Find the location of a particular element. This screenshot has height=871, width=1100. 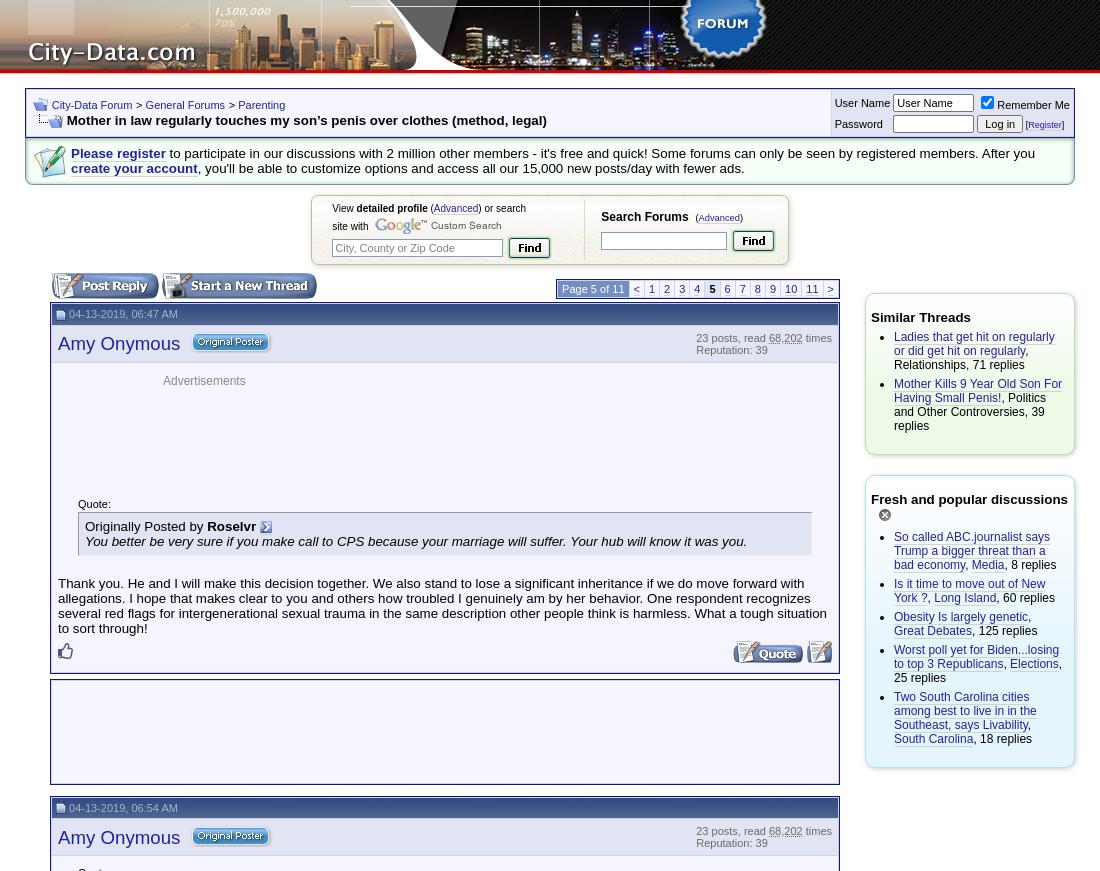

'Obesity Is largely genetic' is located at coordinates (892, 616).